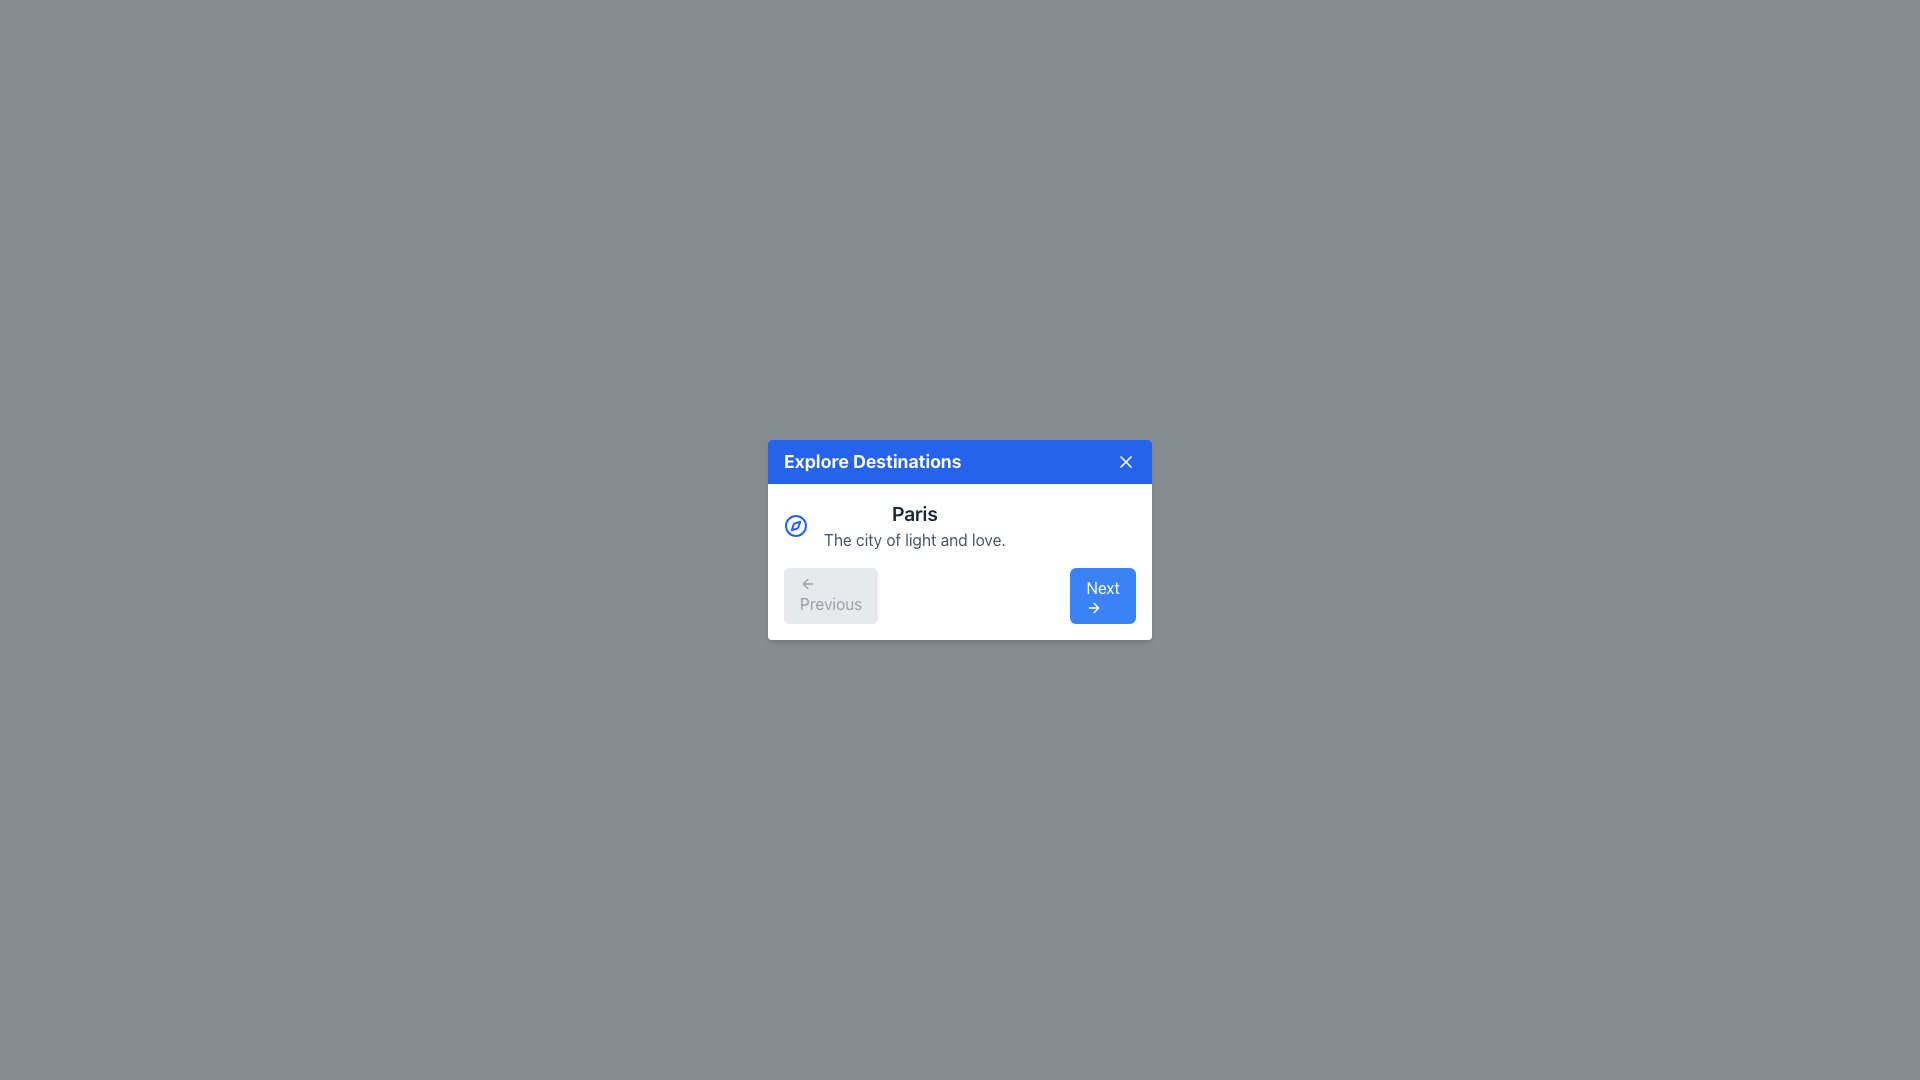 The height and width of the screenshot is (1080, 1920). What do you see at coordinates (913, 524) in the screenshot?
I see `descriptive text content located in the center of the 'Explore Destinations' card interface, positioned just below the header between a circular icon and a 'Next' button` at bounding box center [913, 524].